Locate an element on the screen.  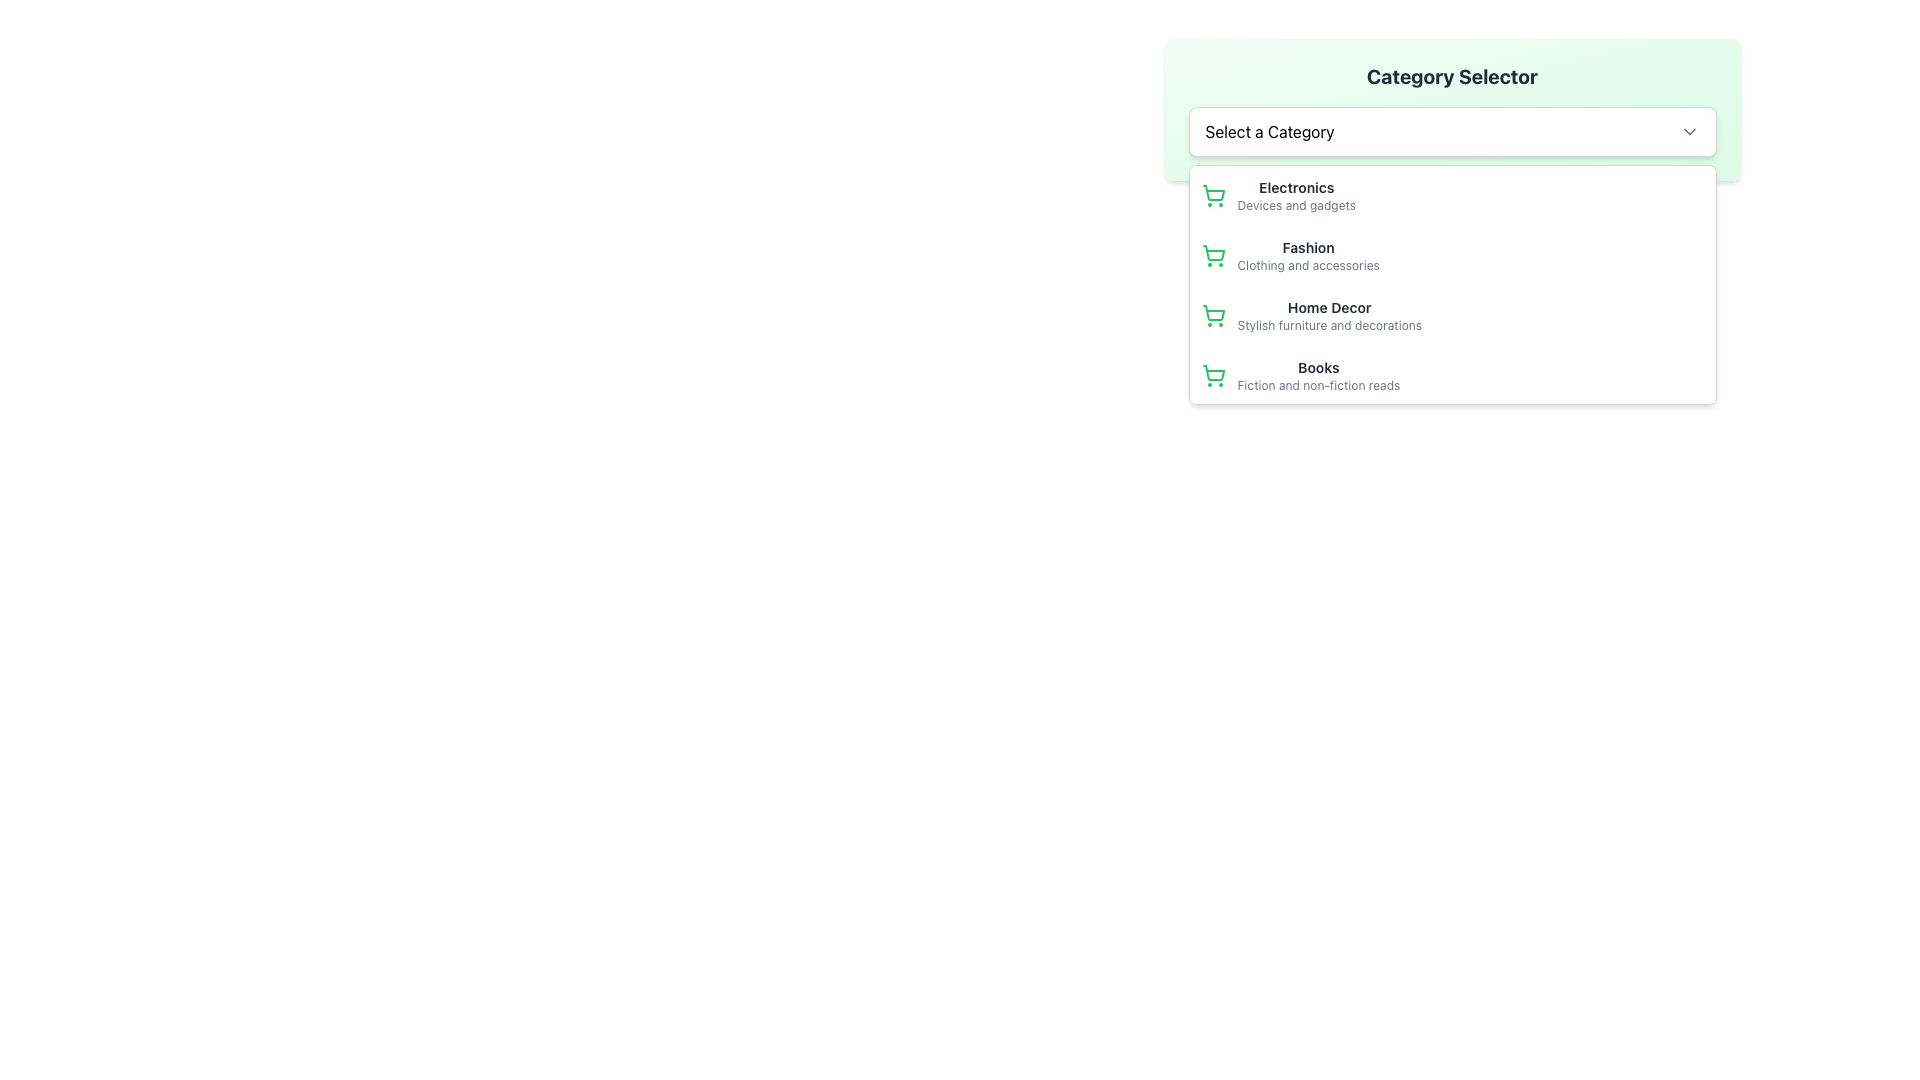
text 'Fiction and non-fiction reads' displayed in gray color below the bold title 'Books' in the dropdown menu under 'Select a Category' is located at coordinates (1318, 385).